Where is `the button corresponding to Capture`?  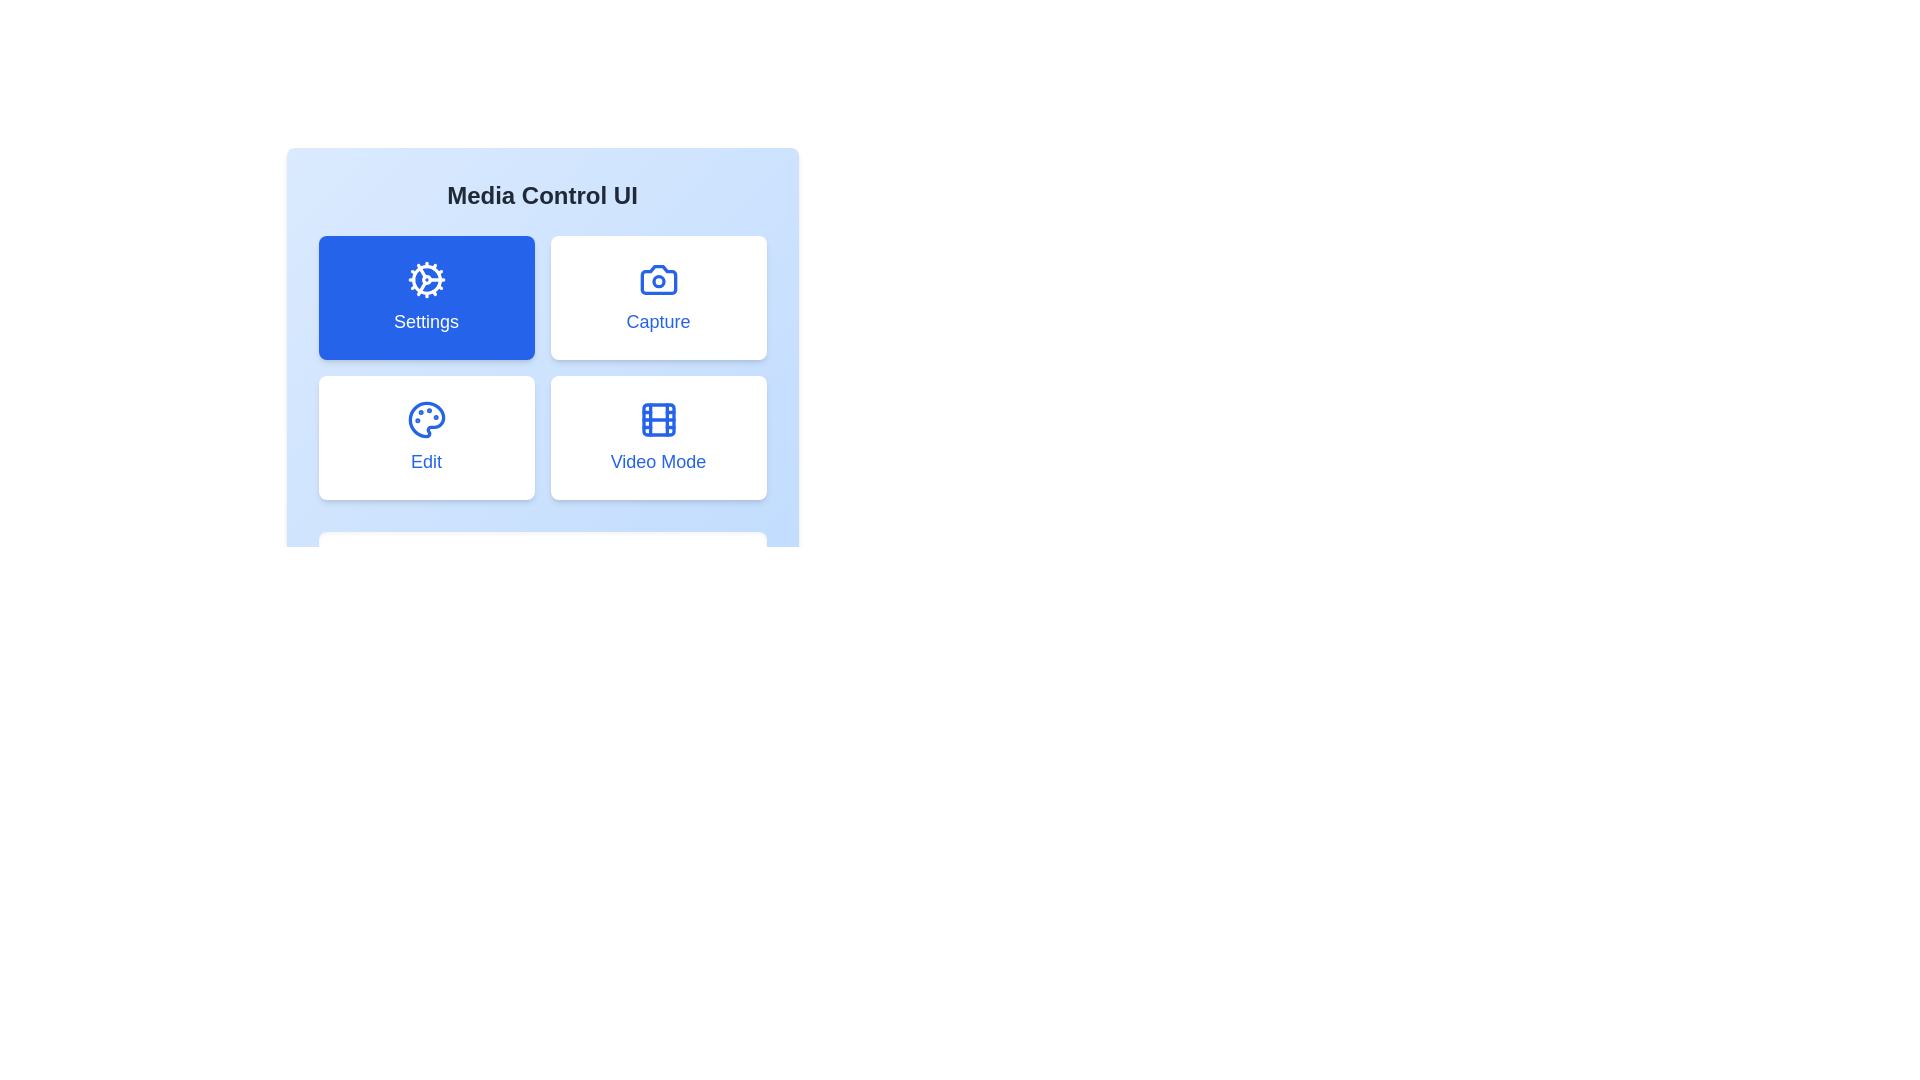
the button corresponding to Capture is located at coordinates (658, 297).